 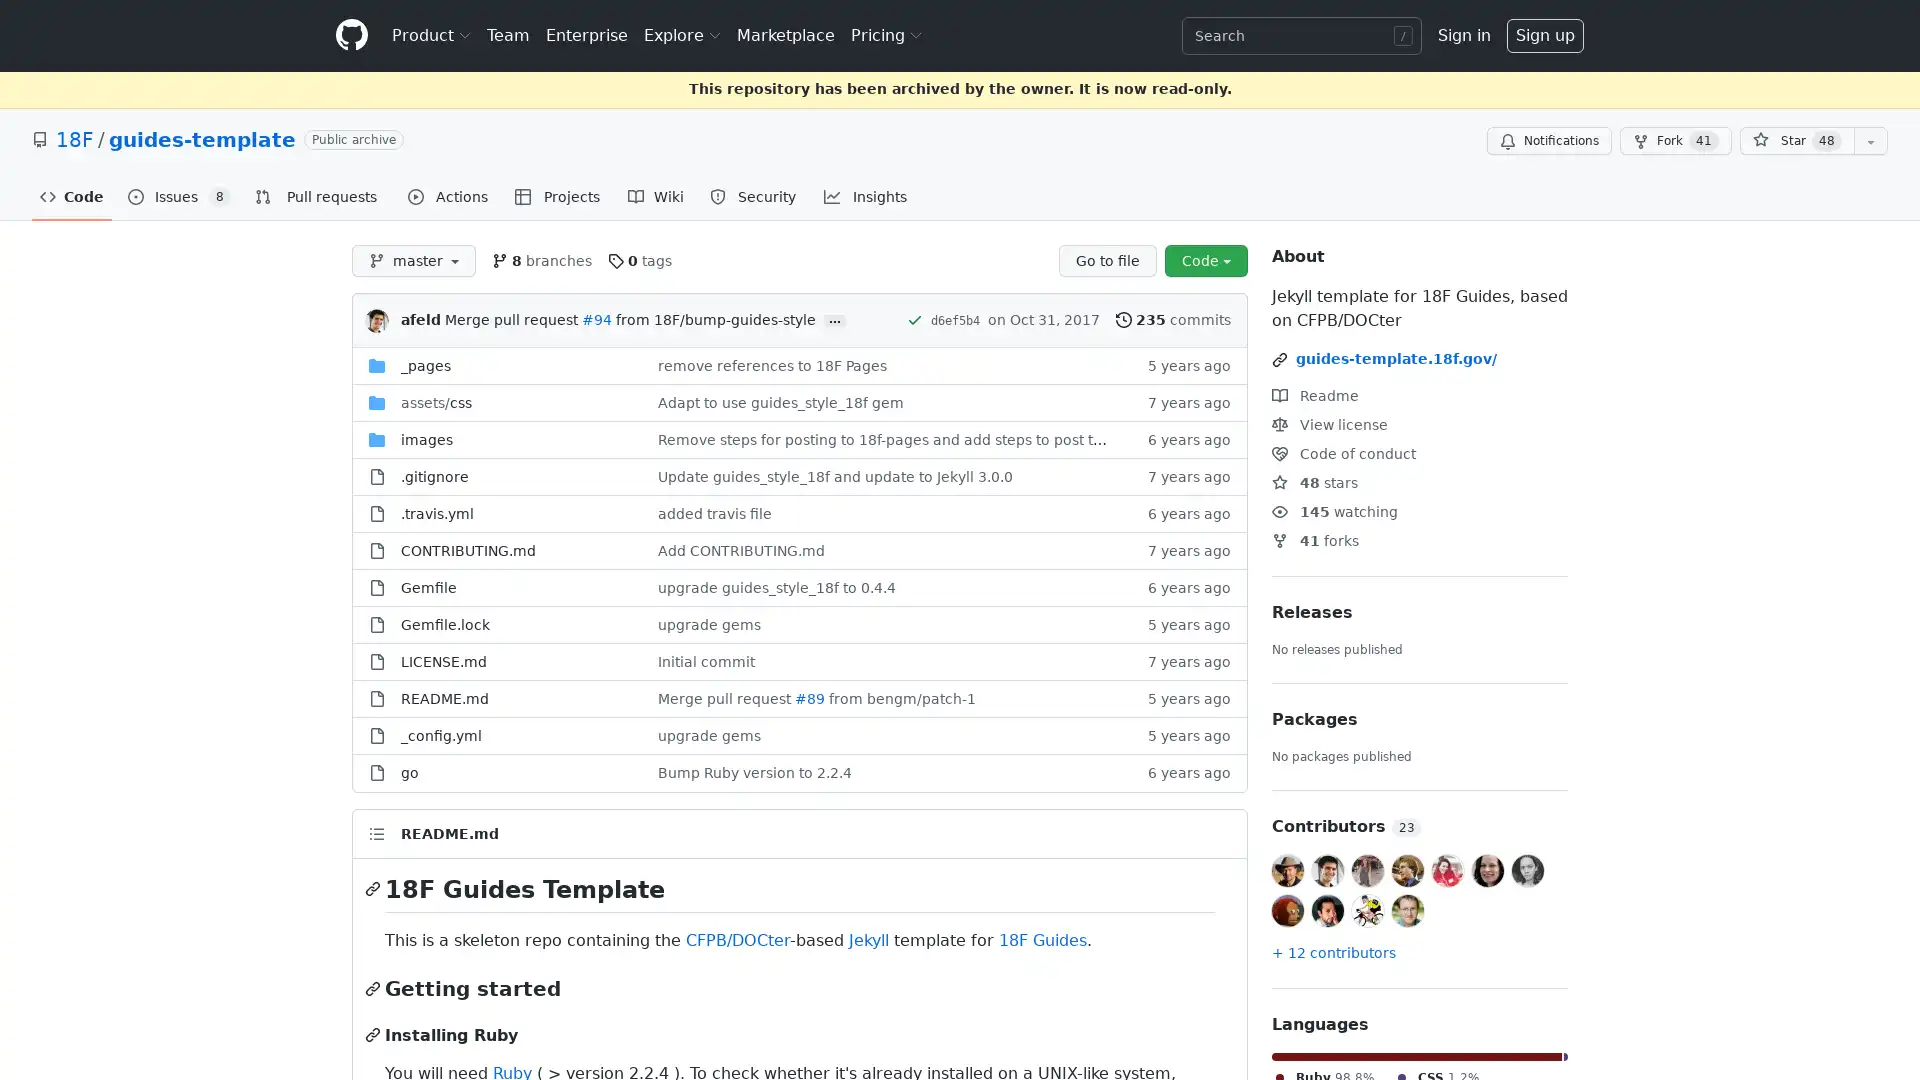 I want to click on You must be signed in to add this repository to a list, so click(x=1870, y=140).